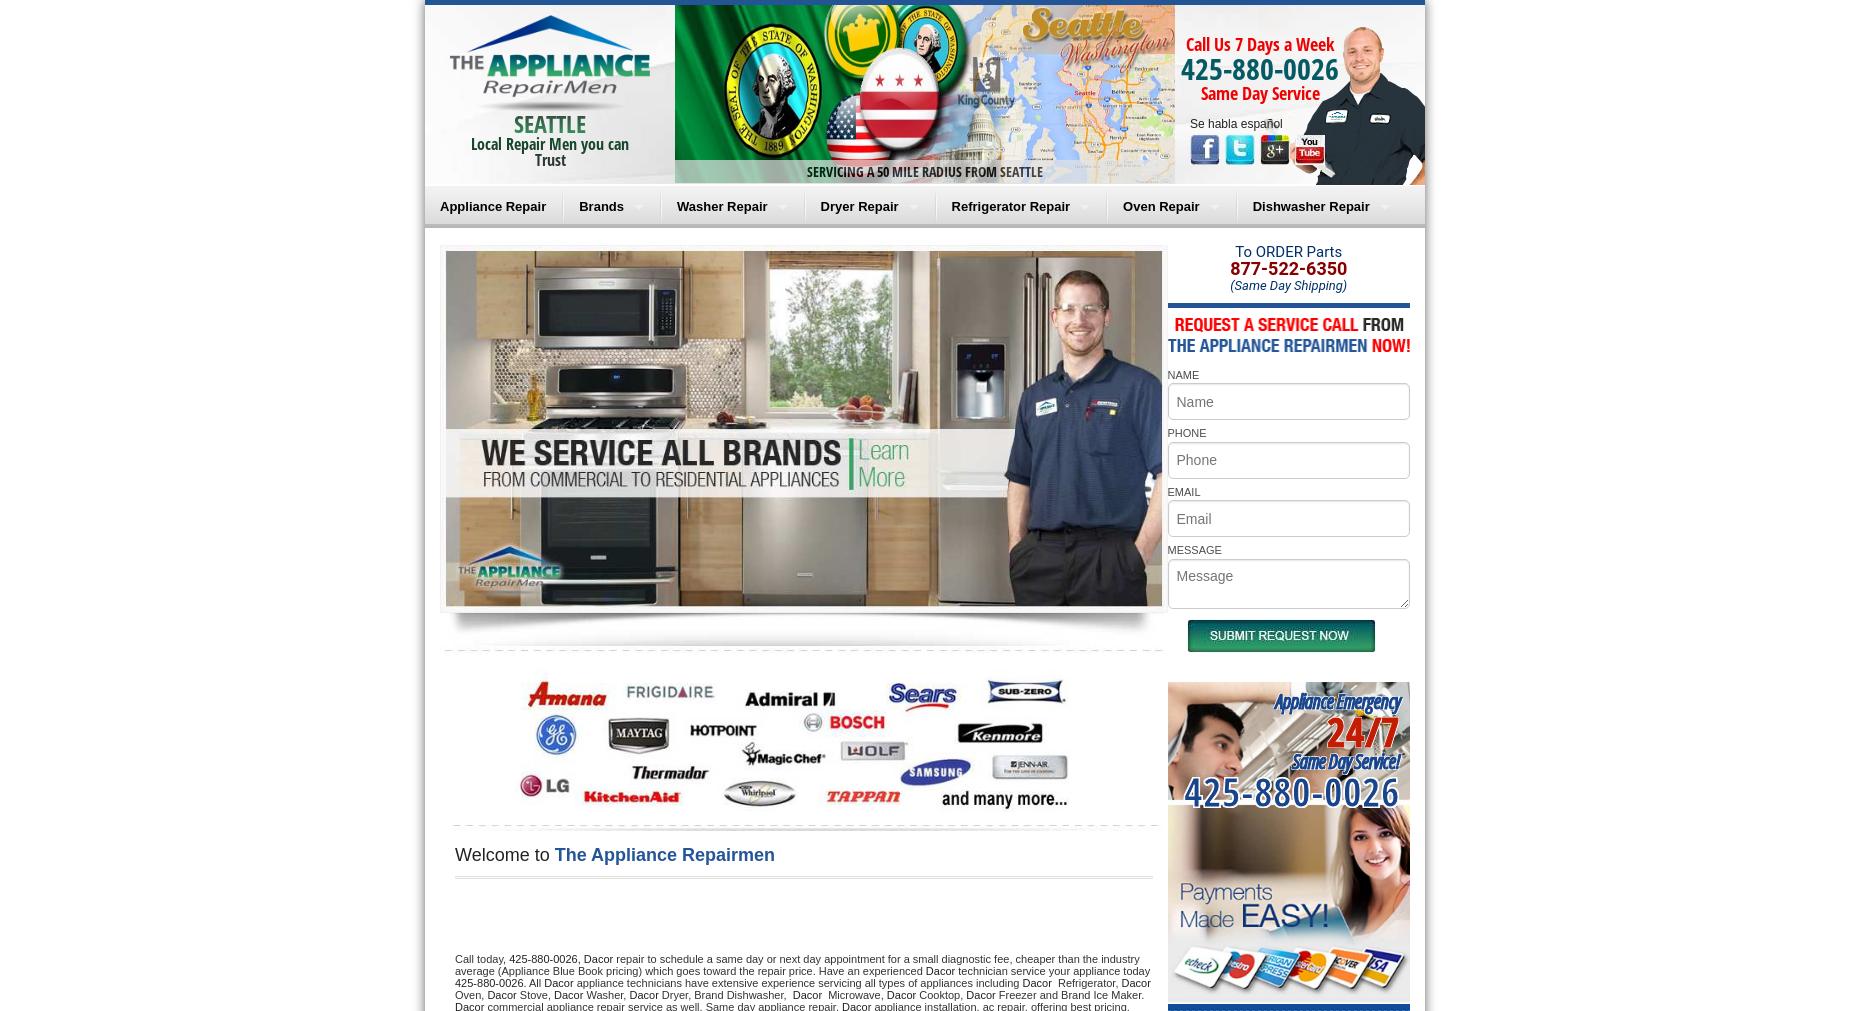 The width and height of the screenshot is (1850, 1011). I want to click on 'SEATTLE', so click(550, 122).